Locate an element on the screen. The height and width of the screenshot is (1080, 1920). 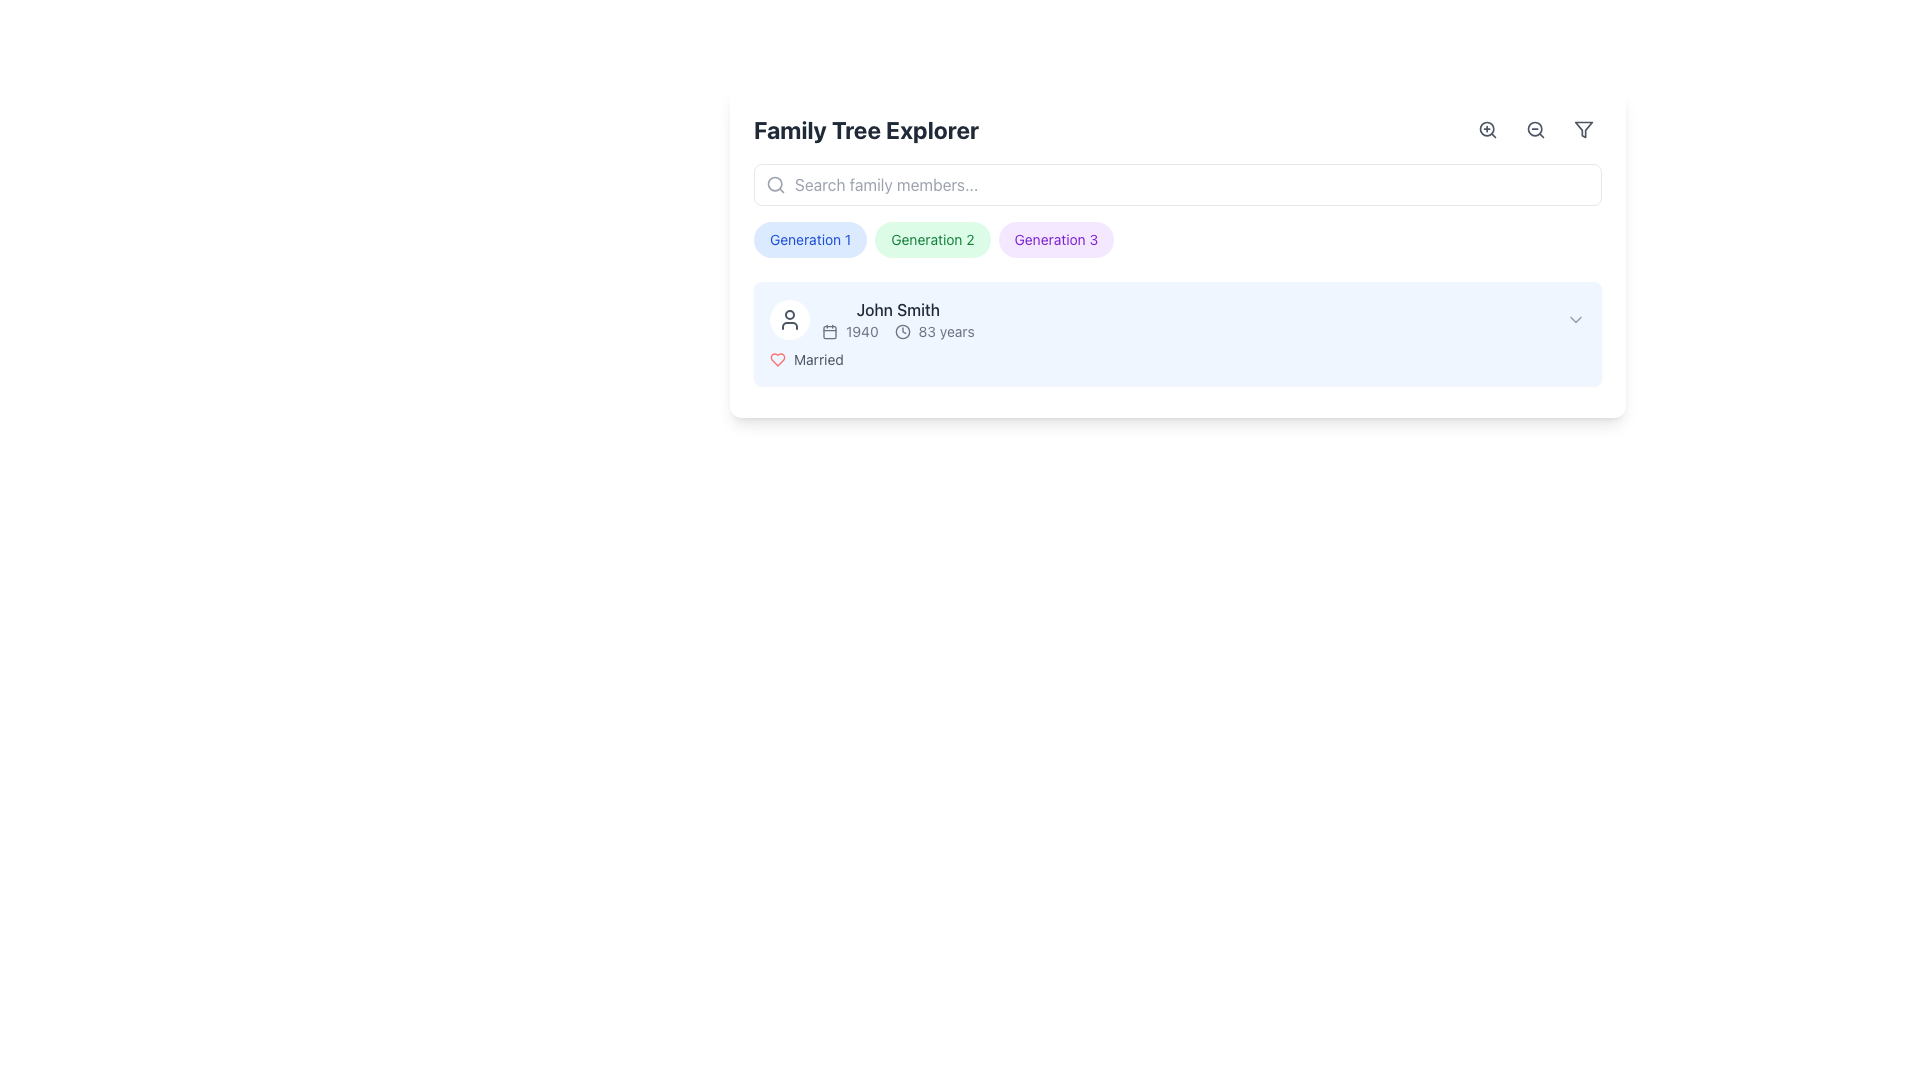
the circular user profile icon with a white background located to the left of the text 'John Smith', '1940', and '83 years' is located at coordinates (789, 319).